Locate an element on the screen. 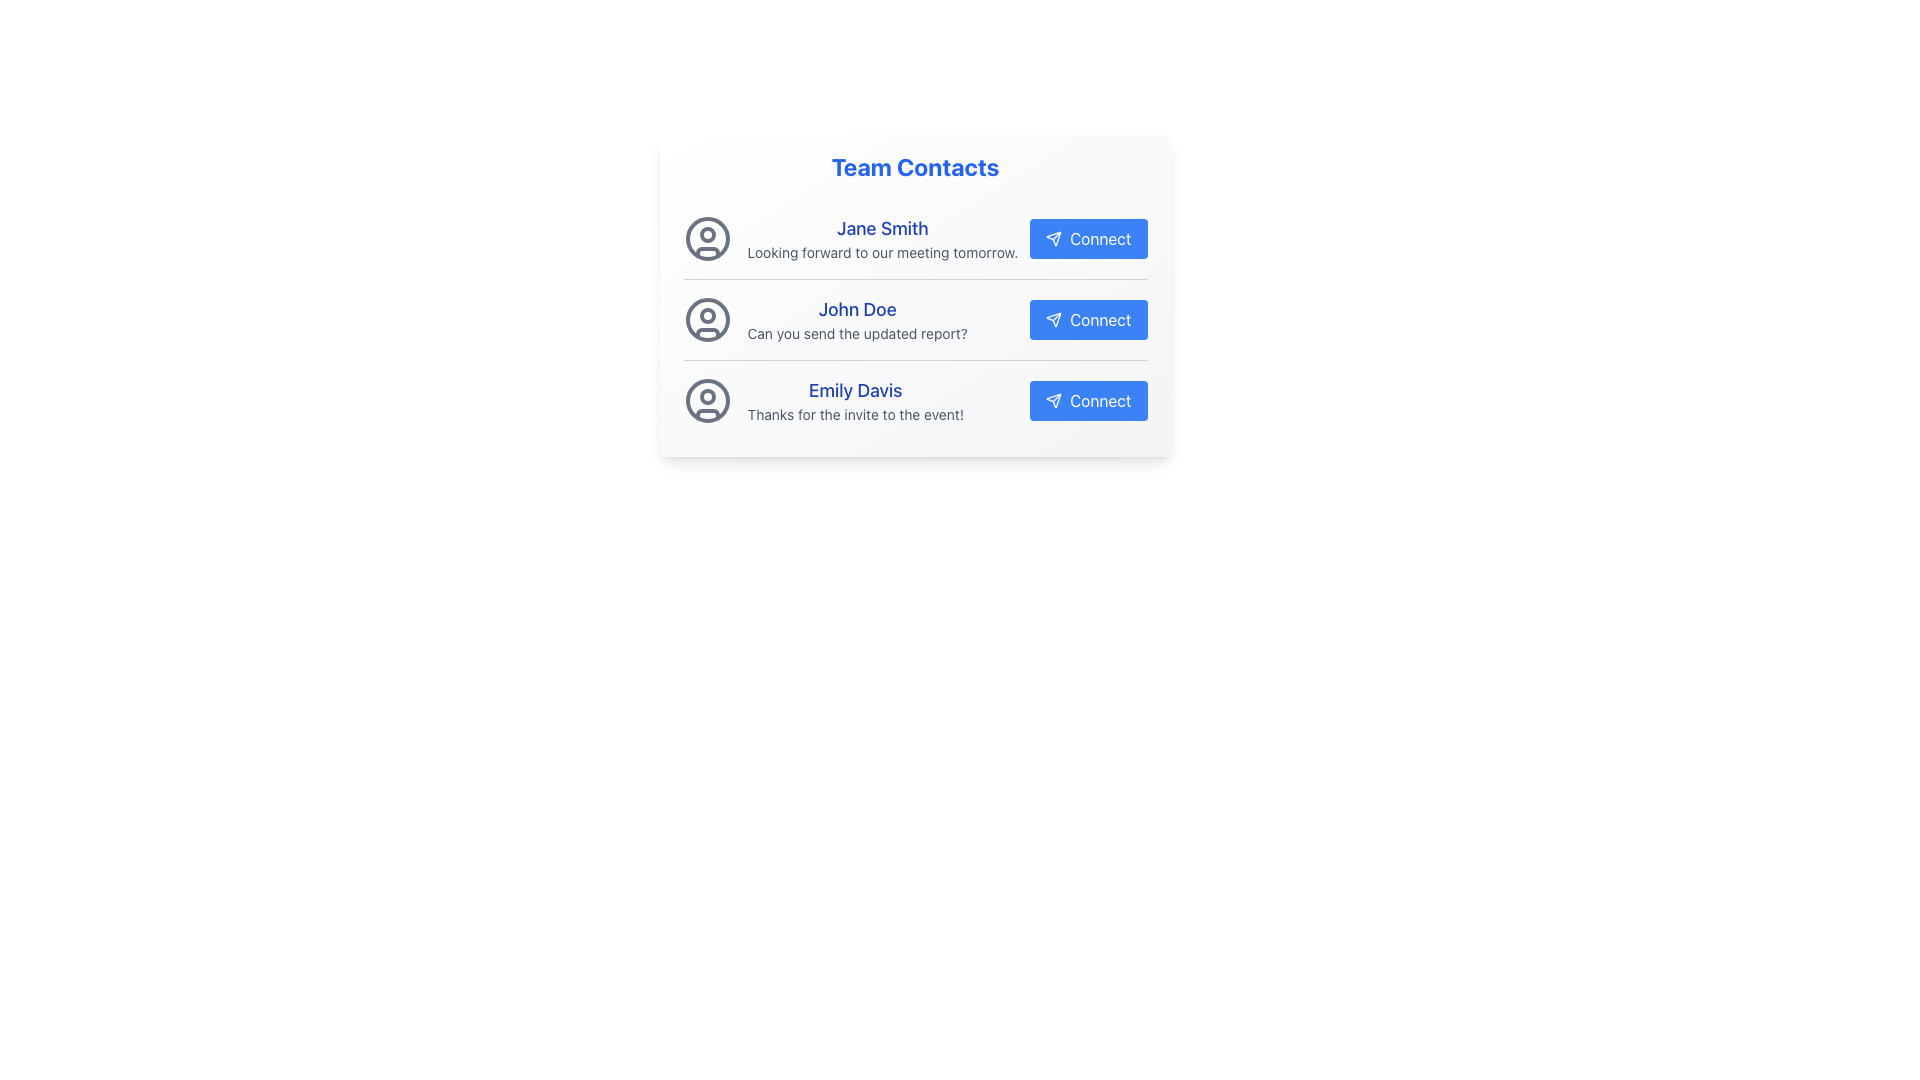 This screenshot has height=1080, width=1920. the contact icon representing 'Jane Smith' in the 'Team Contacts' list, located to the far left of her name is located at coordinates (707, 238).